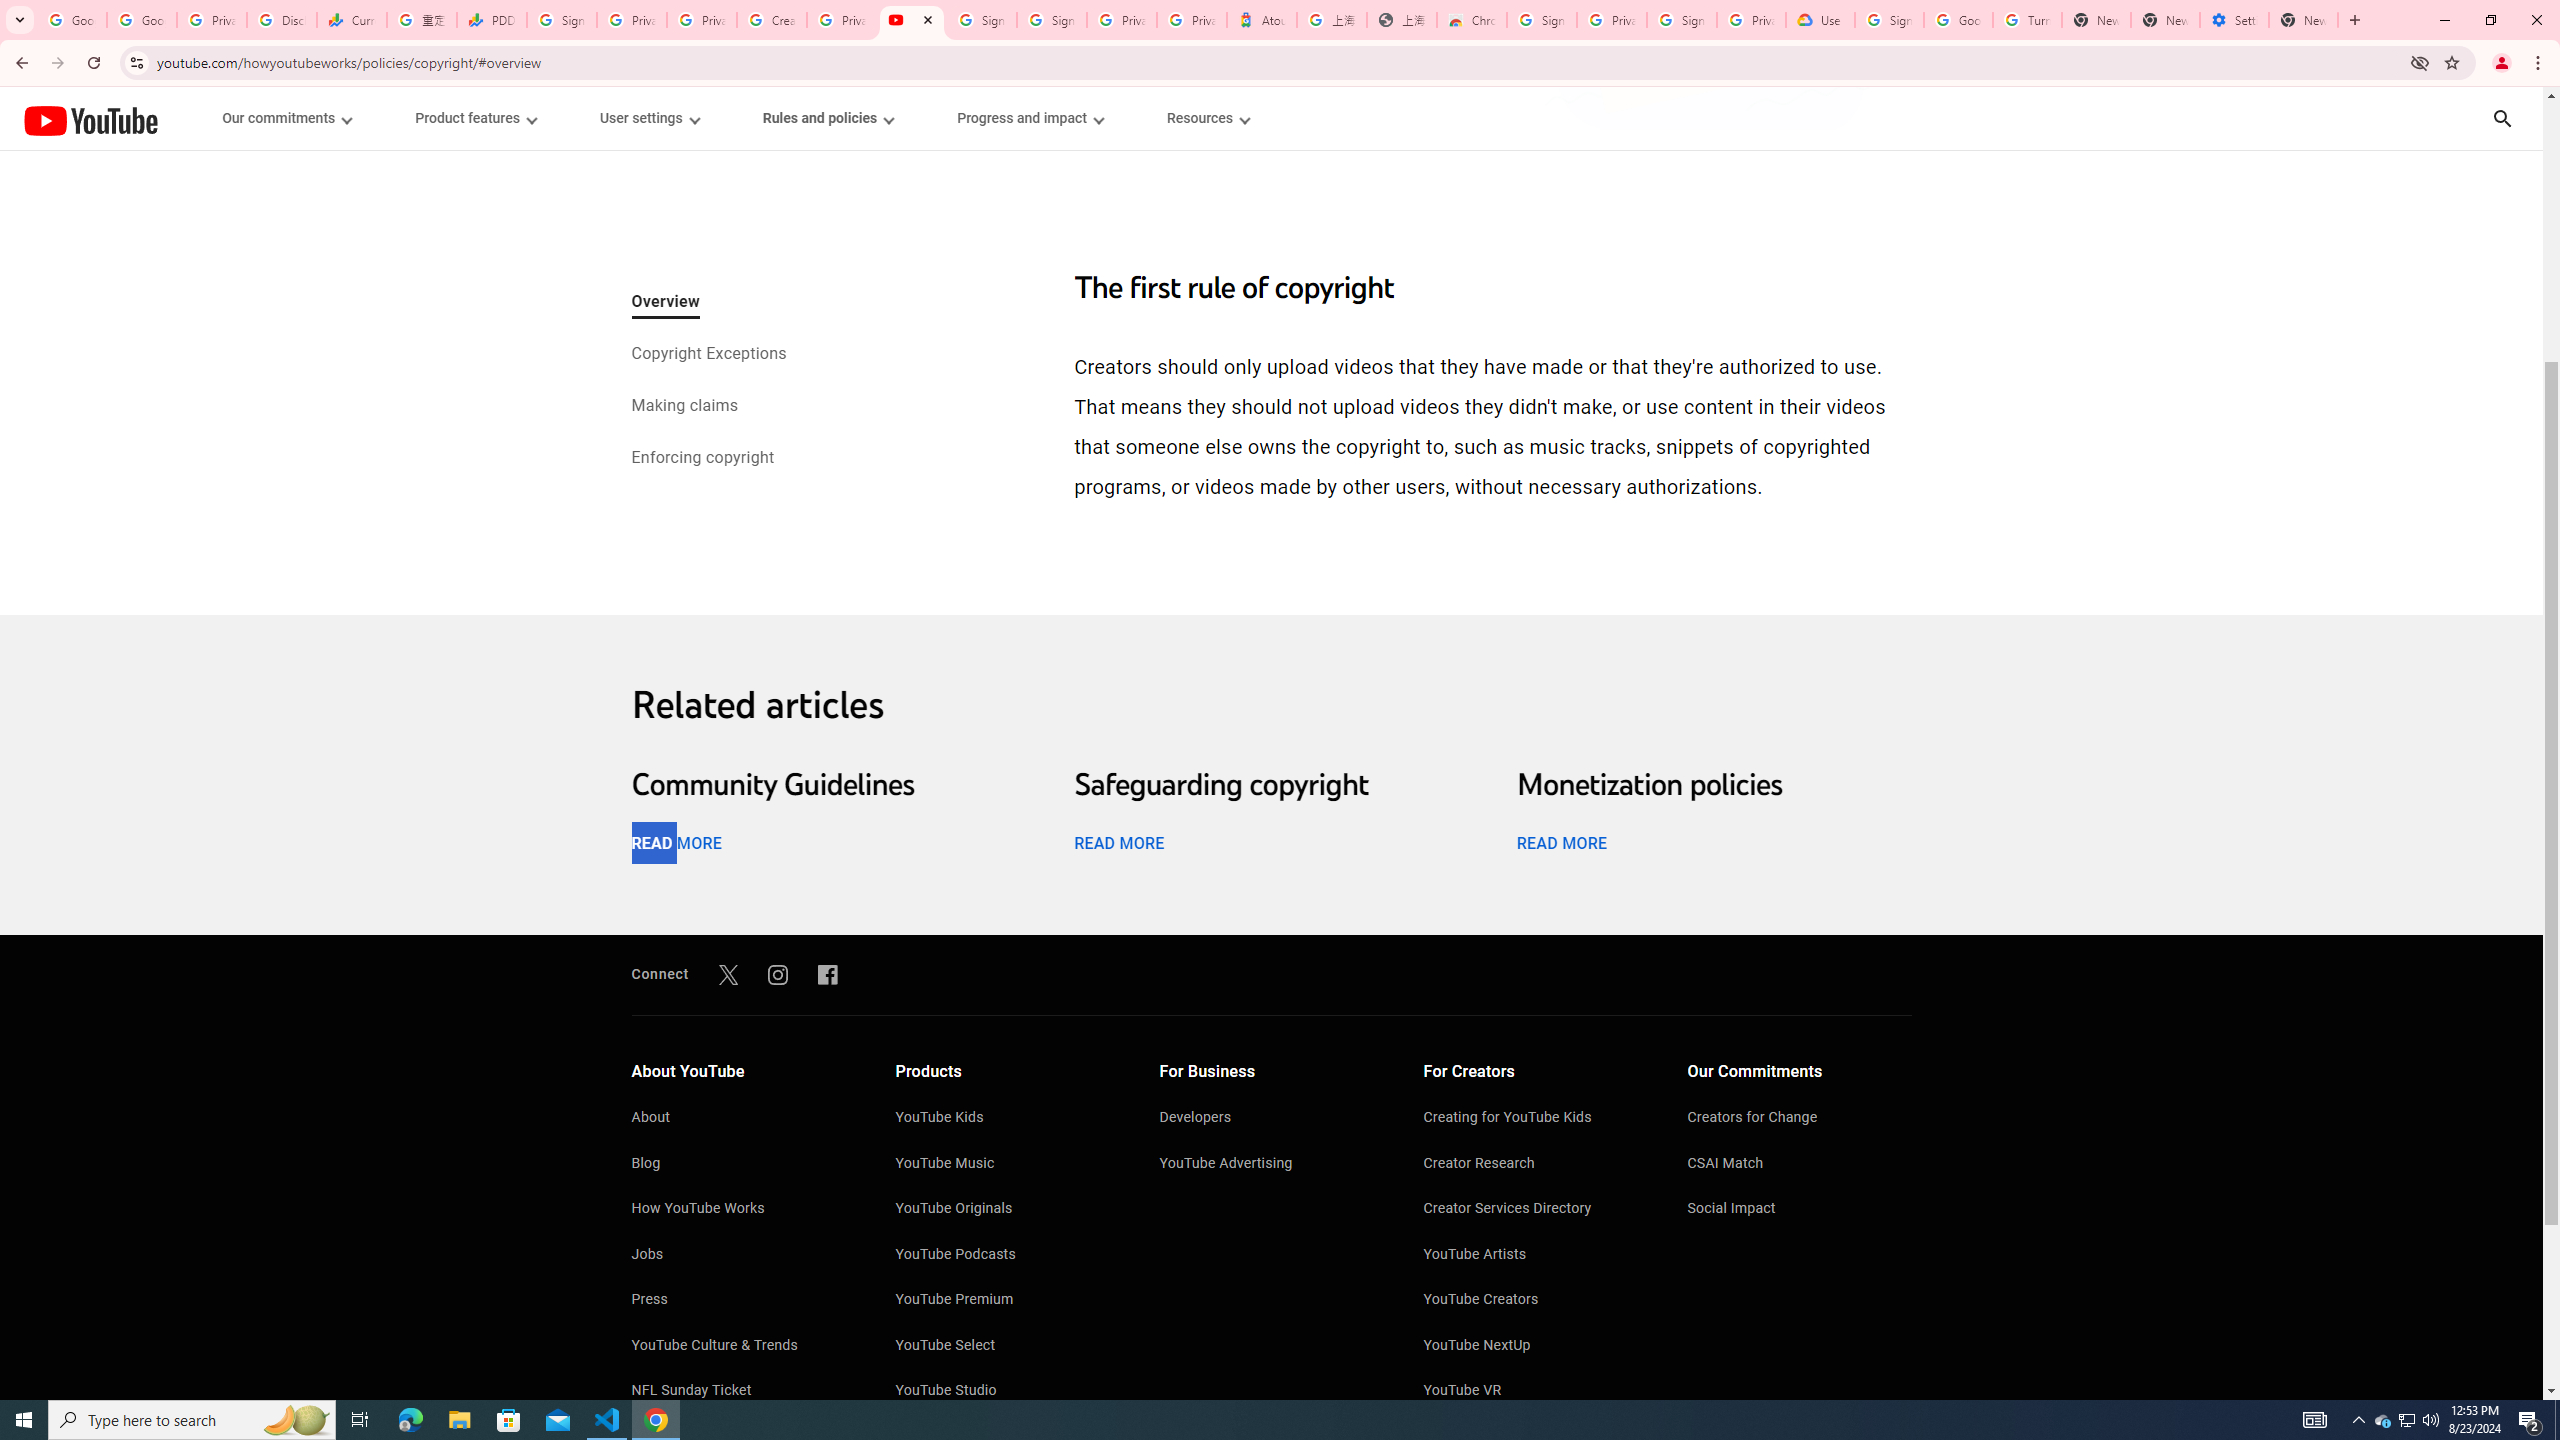  Describe the element at coordinates (741, 1345) in the screenshot. I see `'YouTube Culture & Trends'` at that location.